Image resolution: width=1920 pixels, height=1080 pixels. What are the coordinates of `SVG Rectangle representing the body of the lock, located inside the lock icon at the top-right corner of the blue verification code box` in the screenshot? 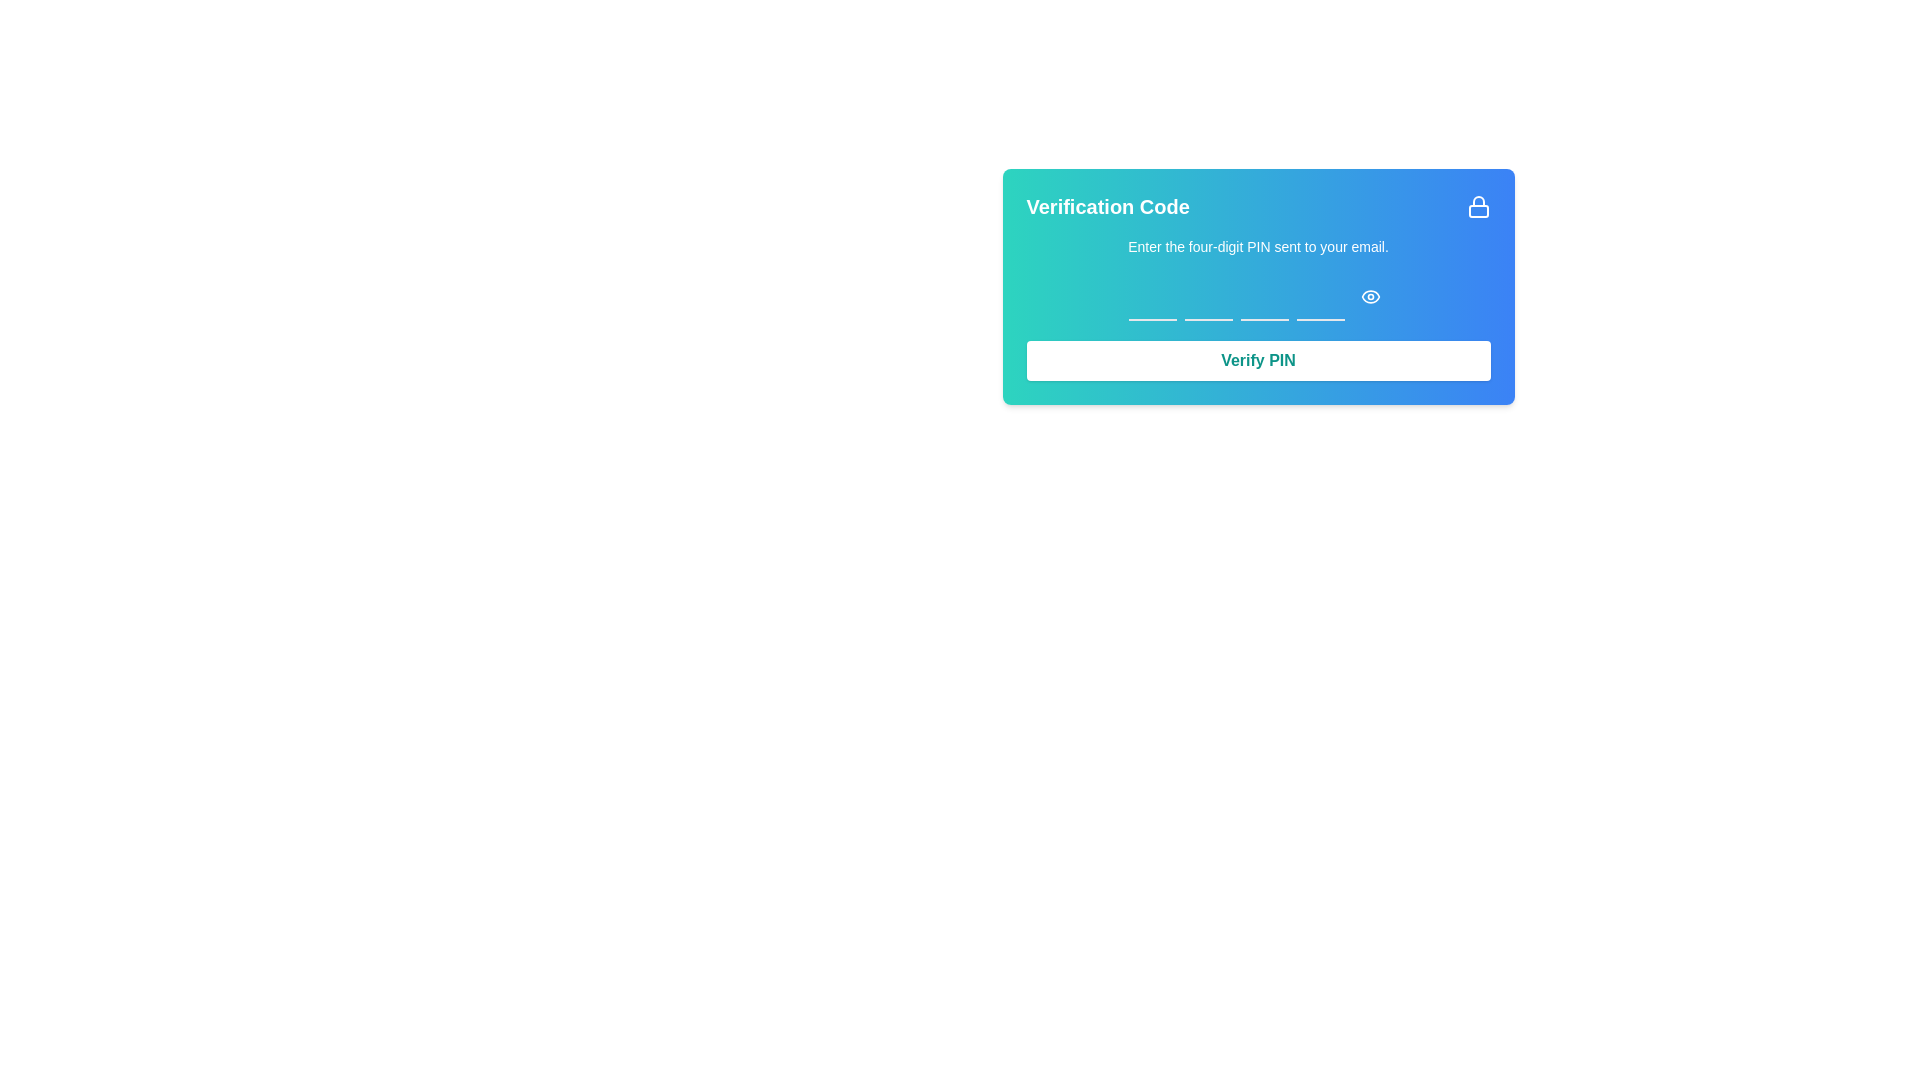 It's located at (1478, 211).